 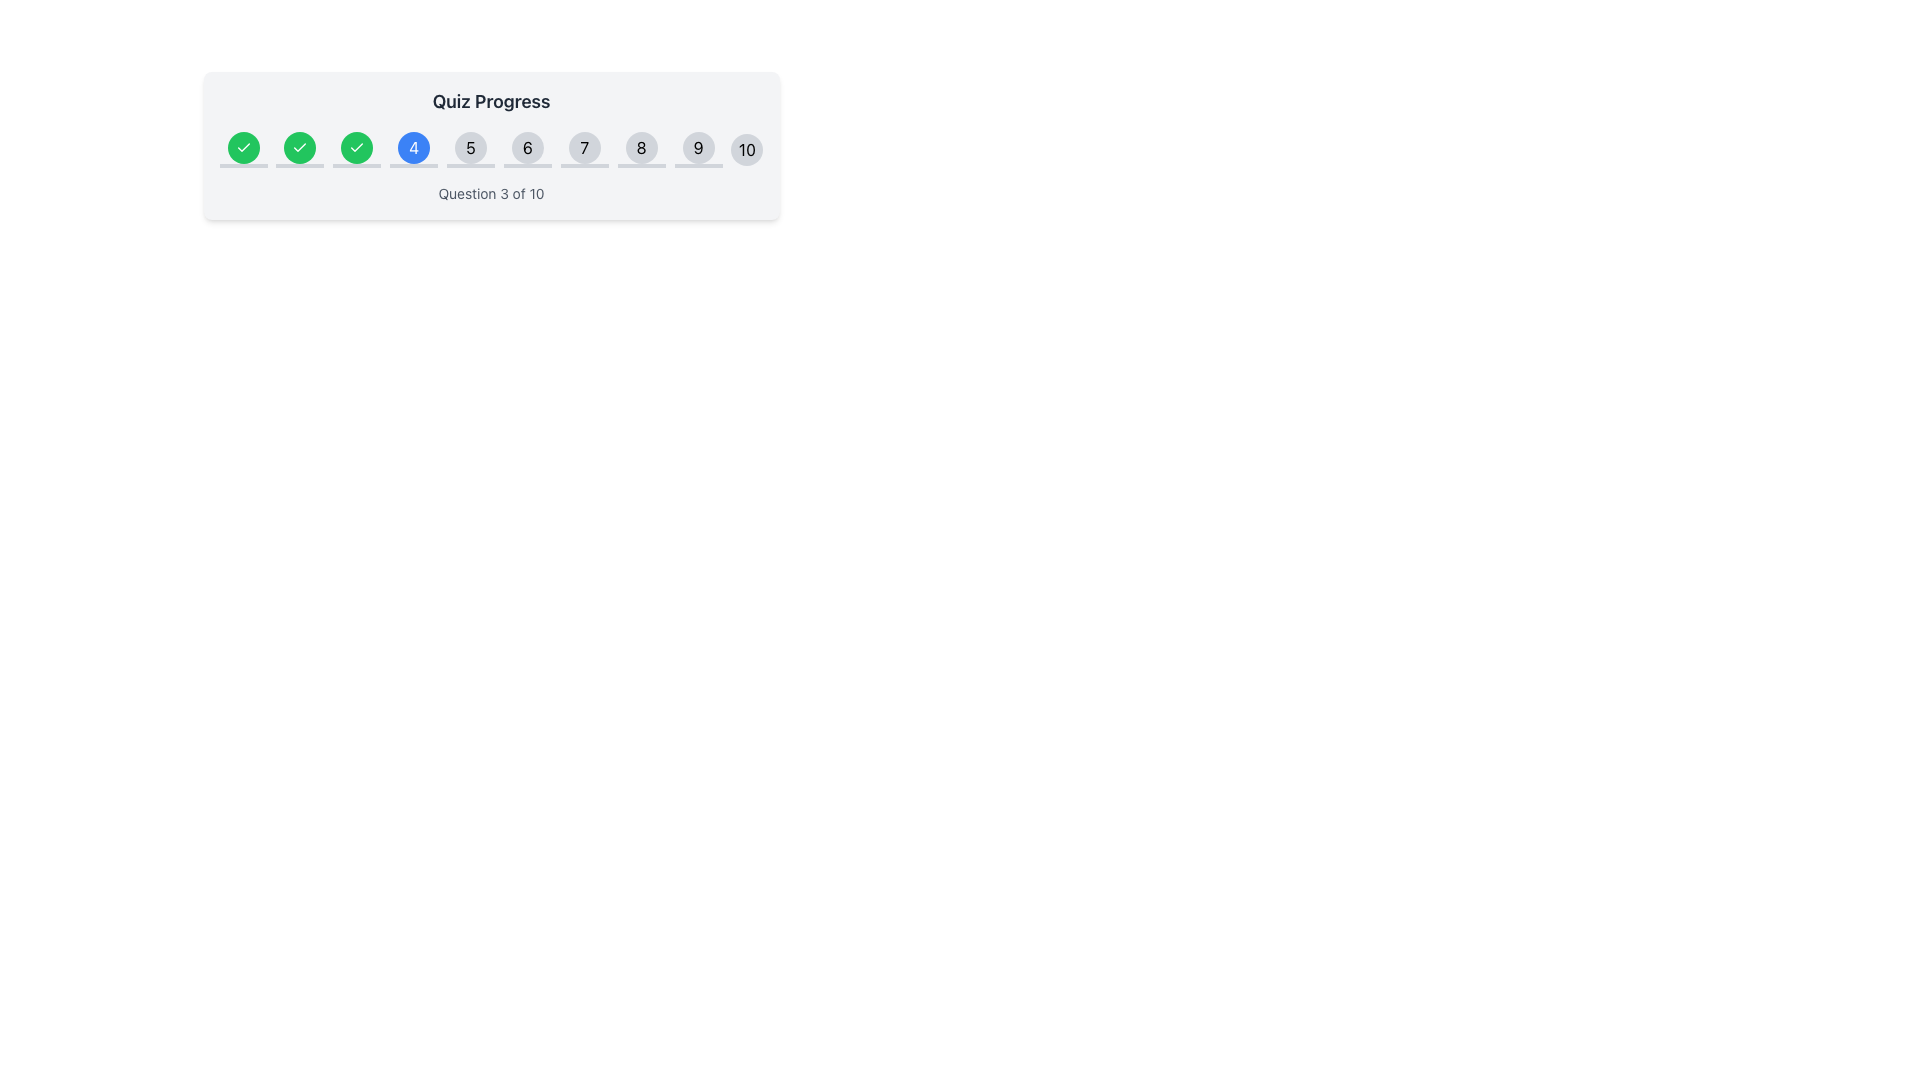 What do you see at coordinates (299, 149) in the screenshot?
I see `the third circular icon button in the 'Quiz Progress' tracker` at bounding box center [299, 149].